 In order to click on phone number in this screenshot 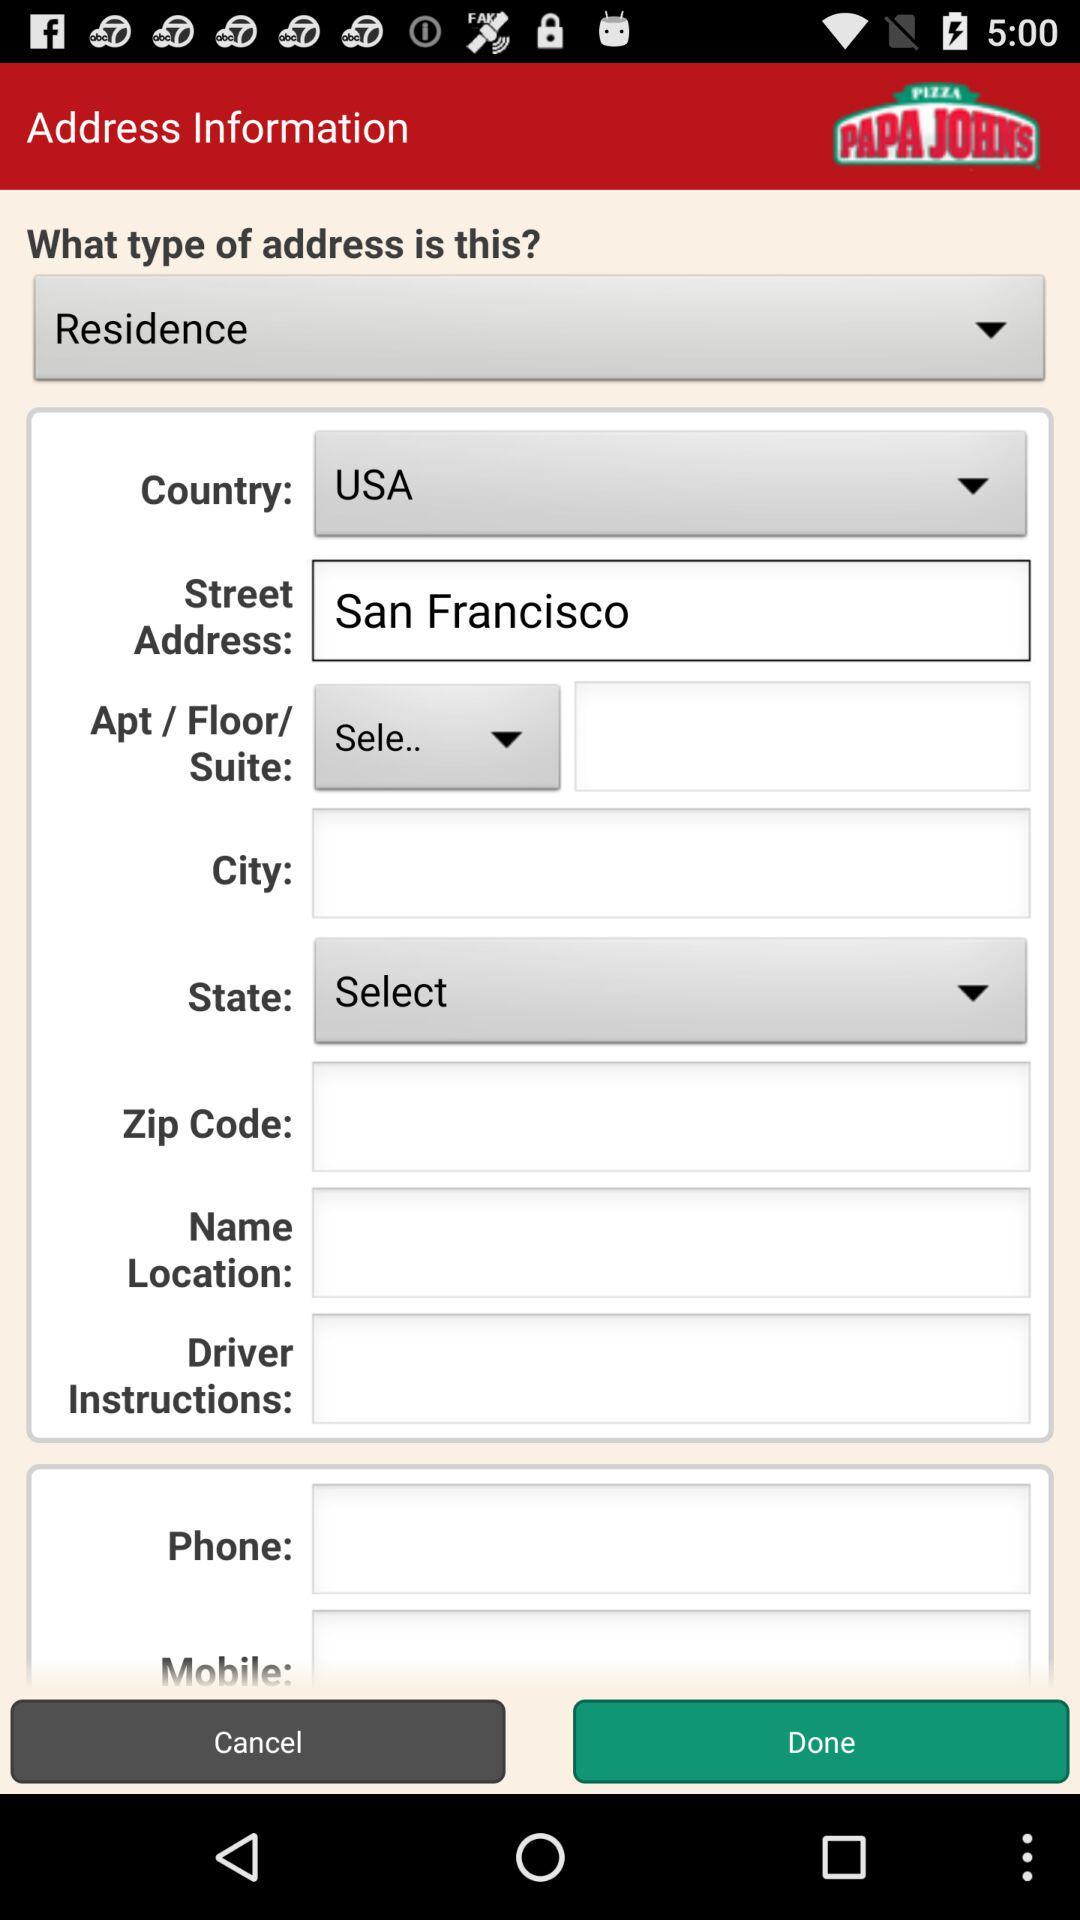, I will do `click(671, 1544)`.